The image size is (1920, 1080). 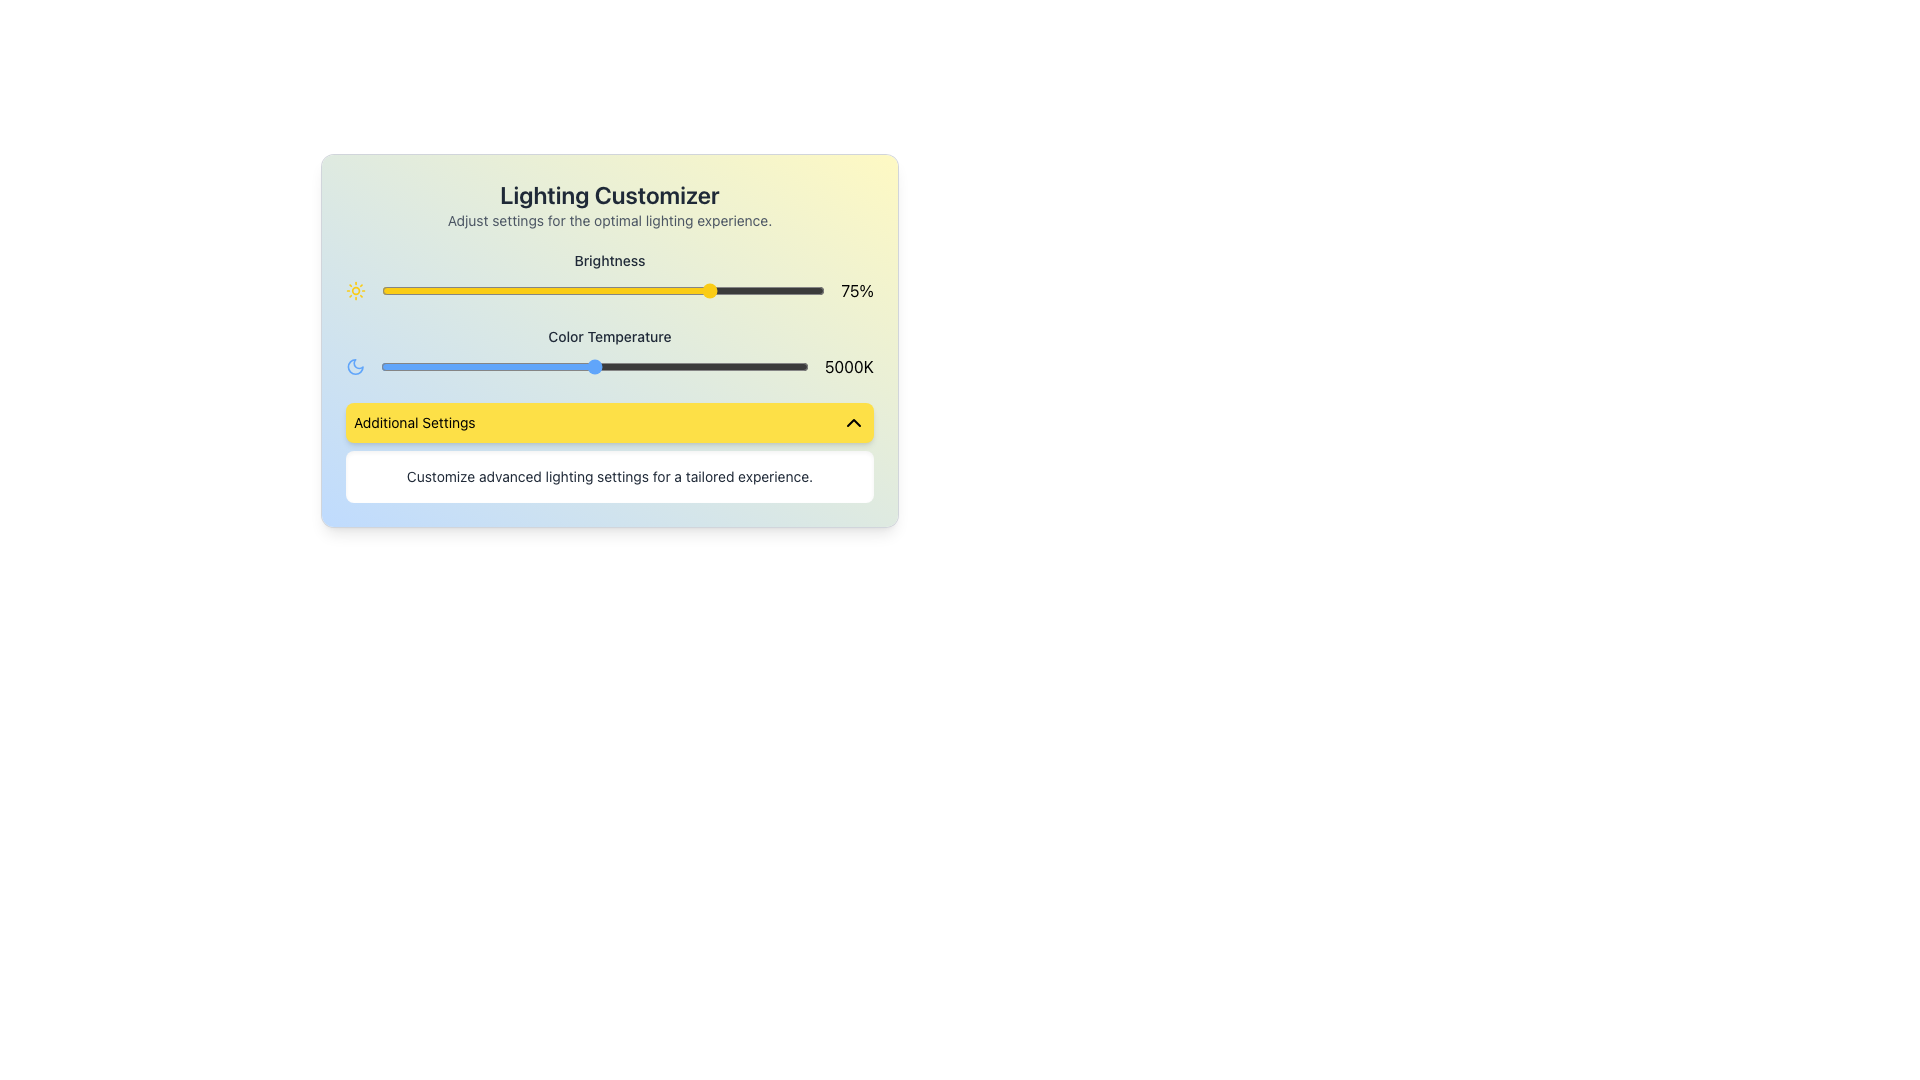 What do you see at coordinates (355, 366) in the screenshot?
I see `the moon-shaped icon in the 'Color Temperature' section` at bounding box center [355, 366].